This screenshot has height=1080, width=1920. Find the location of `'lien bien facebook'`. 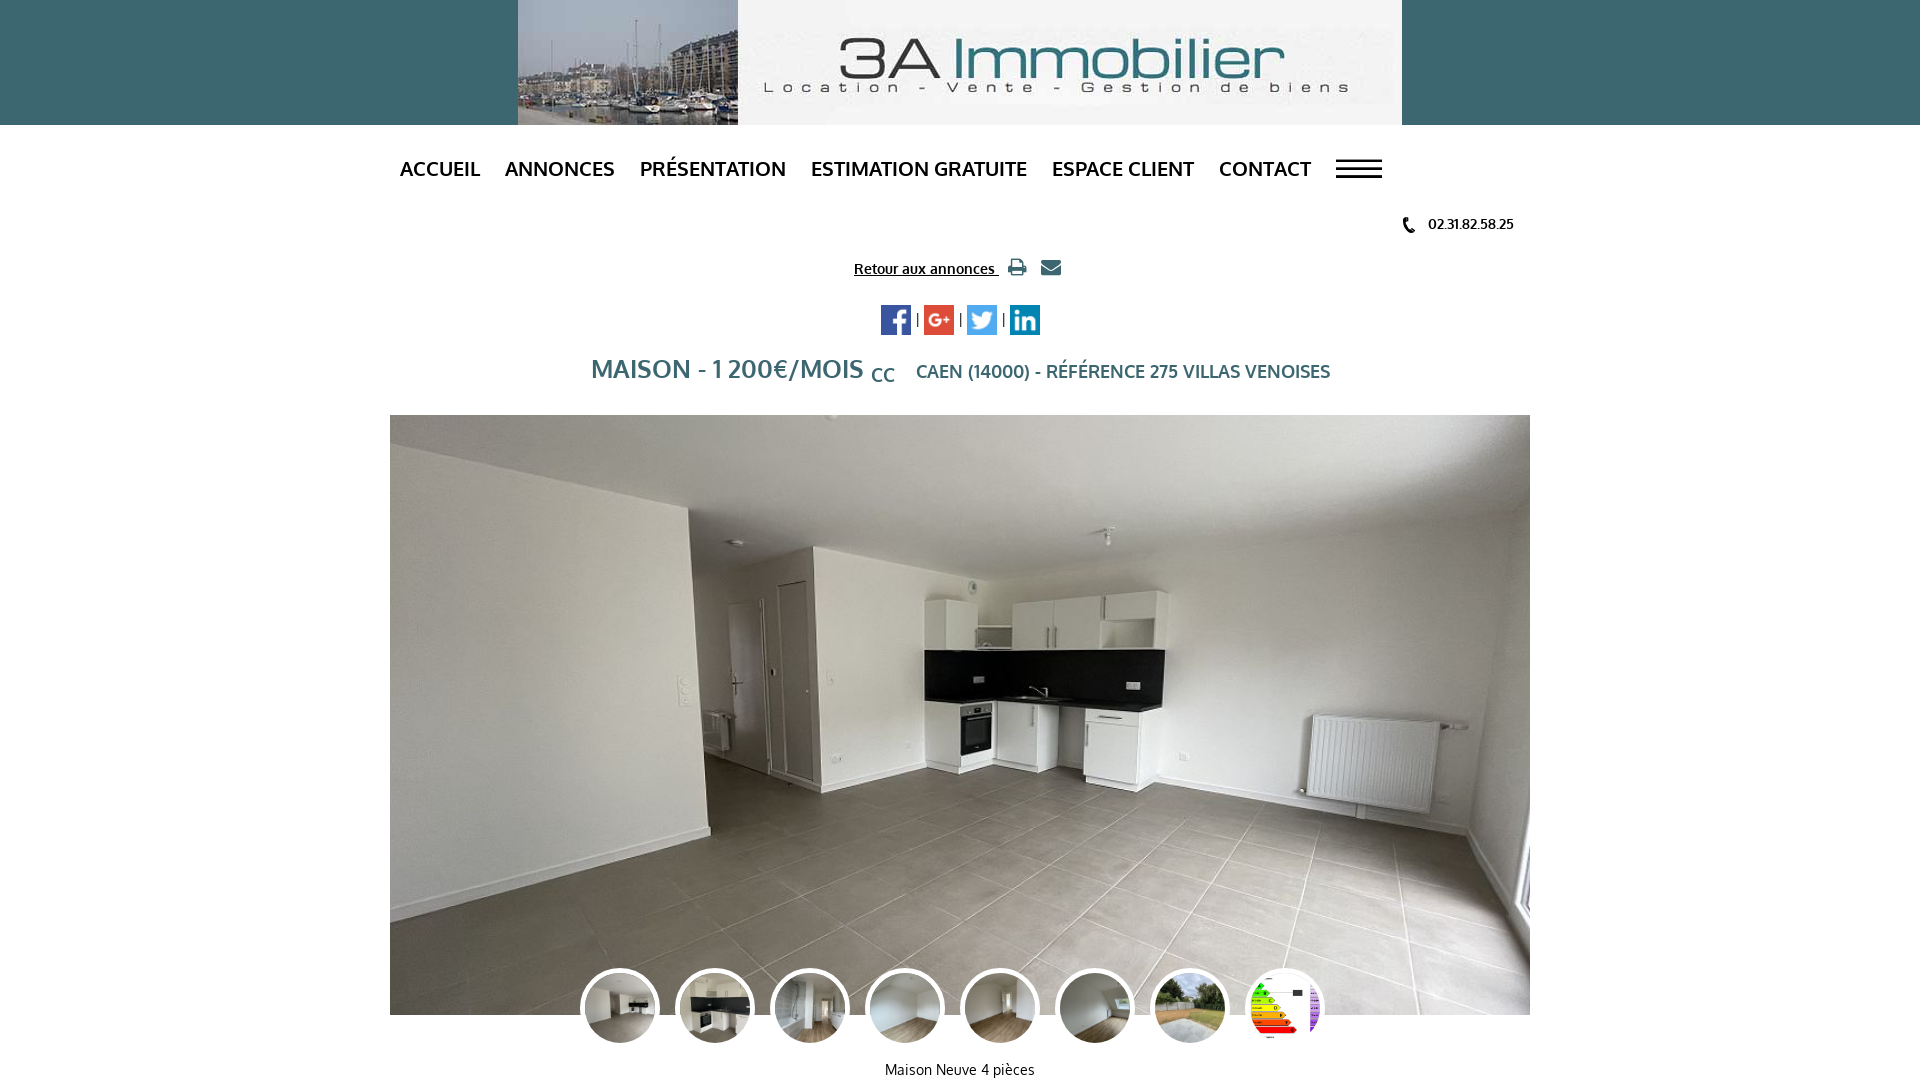

'lien bien facebook' is located at coordinates (893, 319).